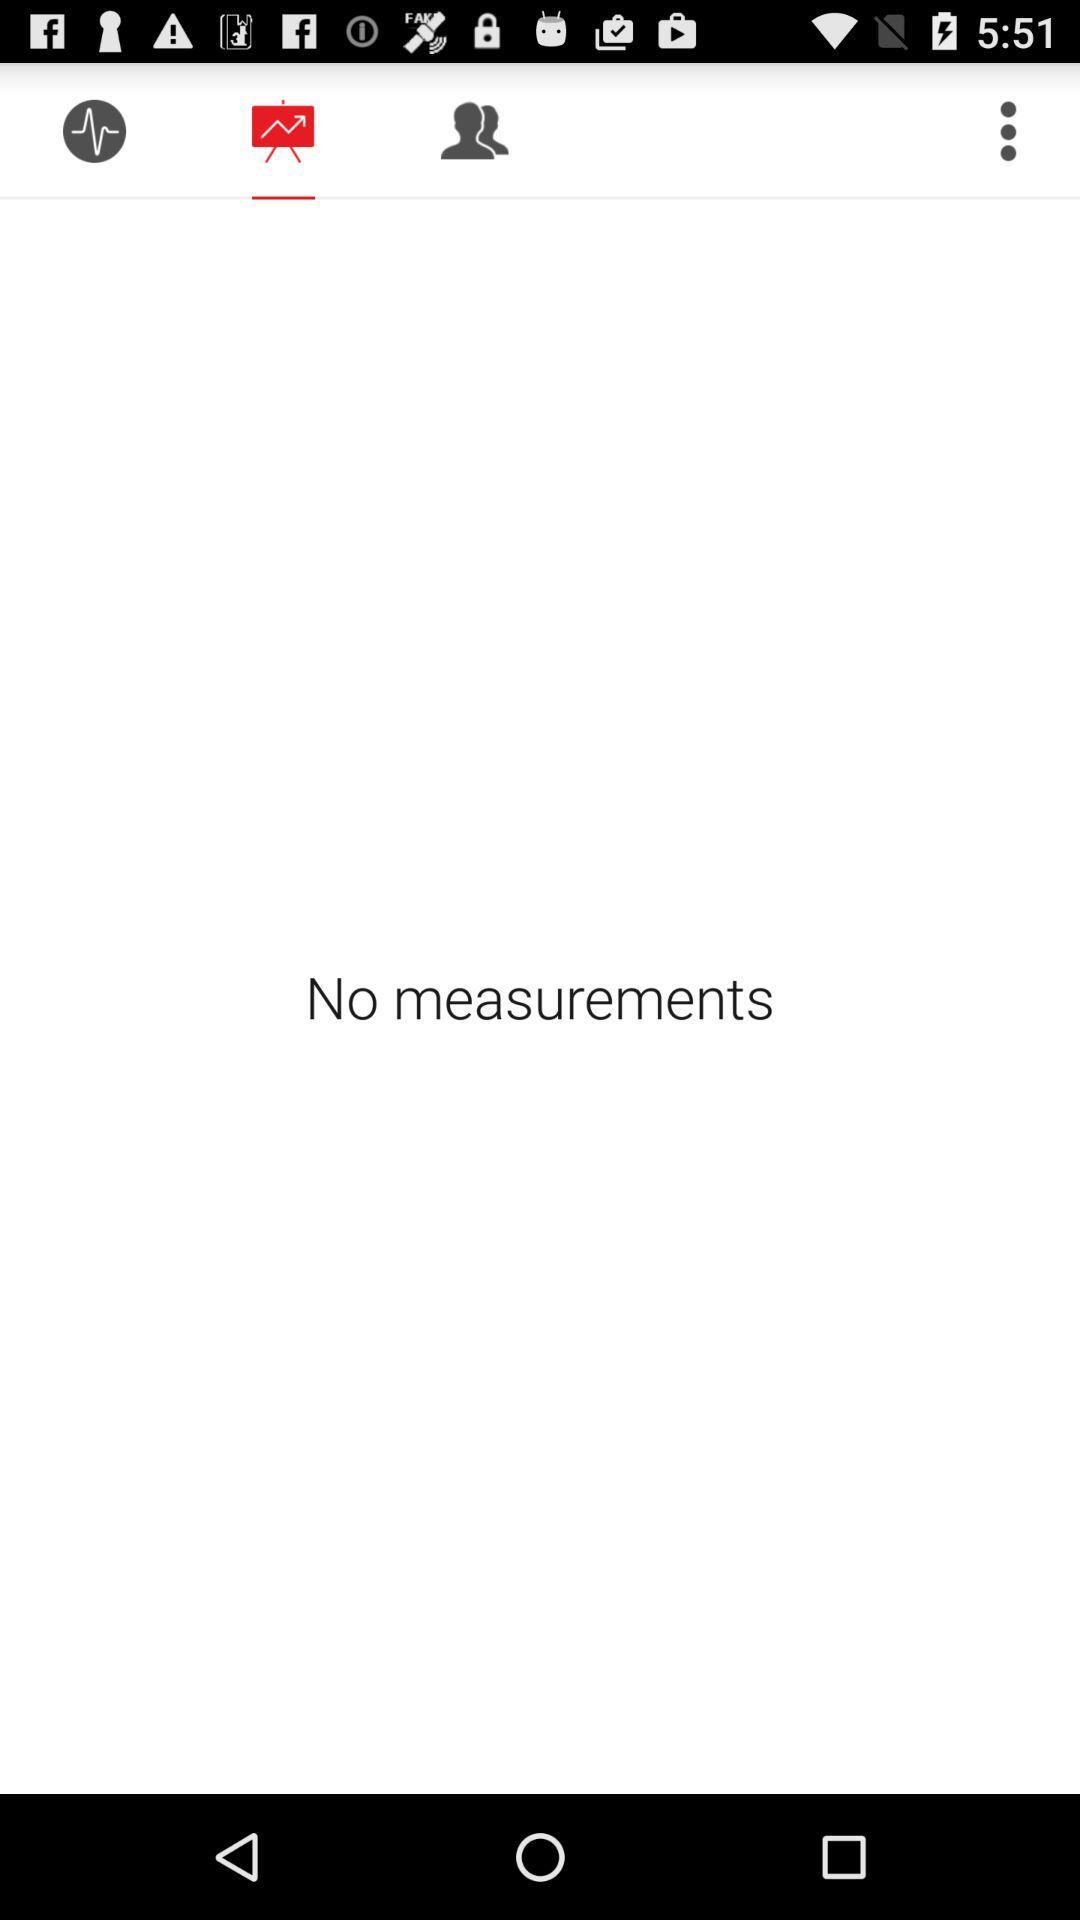 The image size is (1080, 1920). Describe the element at coordinates (1008, 130) in the screenshot. I see `icon at the top right corner` at that location.